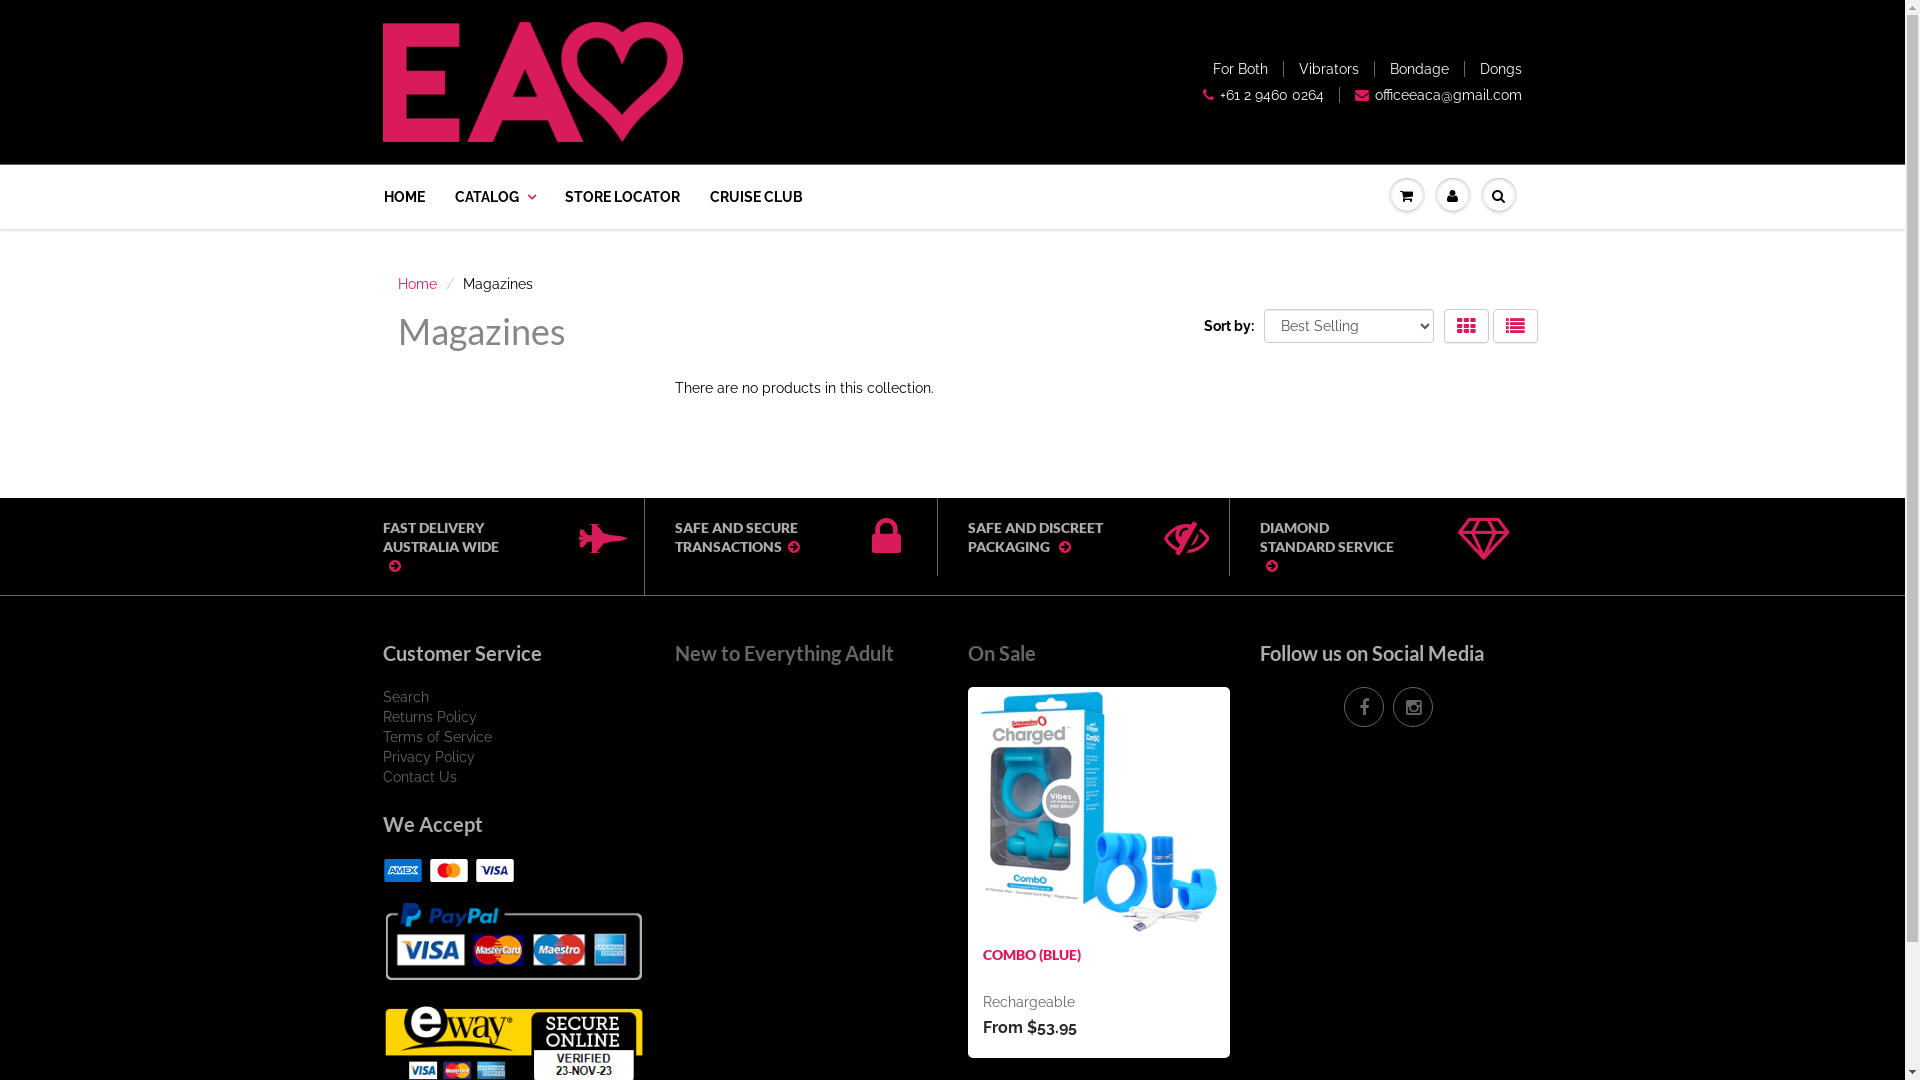 The height and width of the screenshot is (1080, 1920). I want to click on 'CATALOG', so click(494, 196).